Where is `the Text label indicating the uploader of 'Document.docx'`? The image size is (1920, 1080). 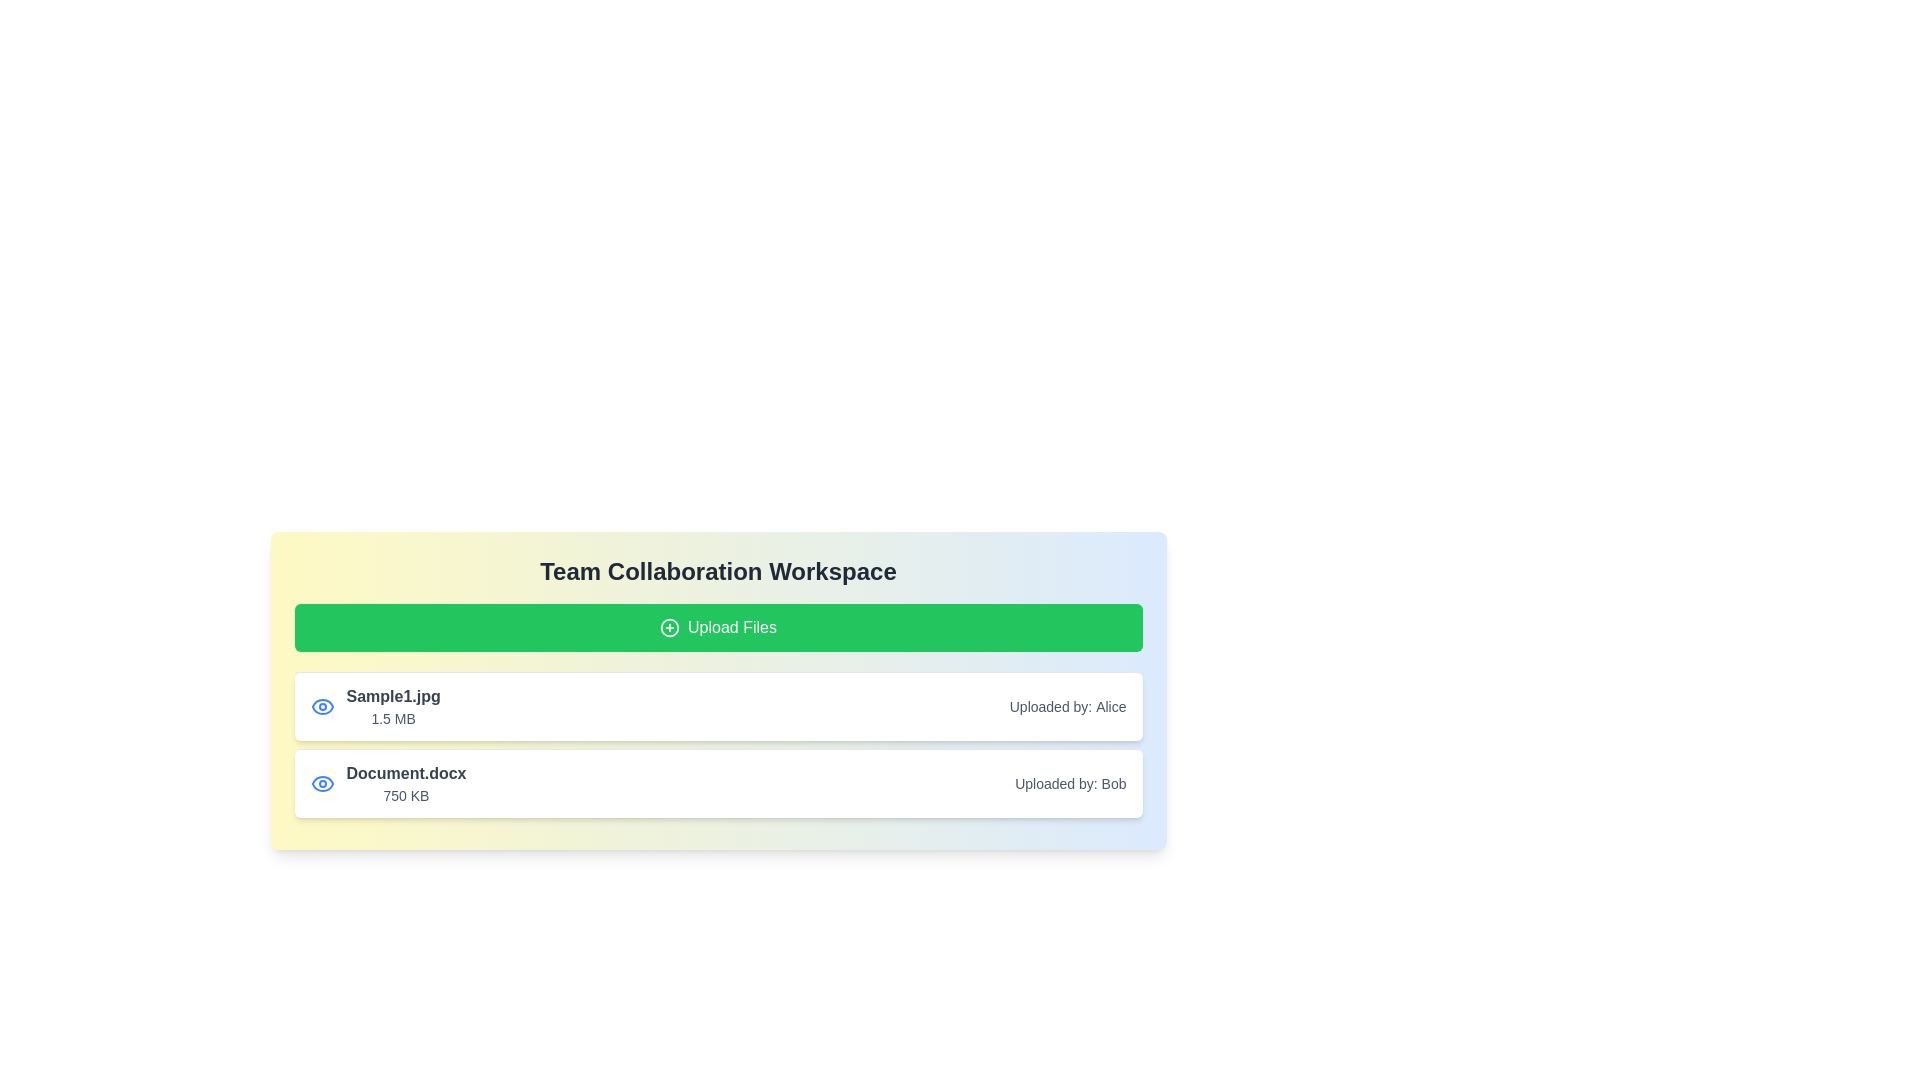
the Text label indicating the uploader of 'Document.docx' is located at coordinates (1069, 782).